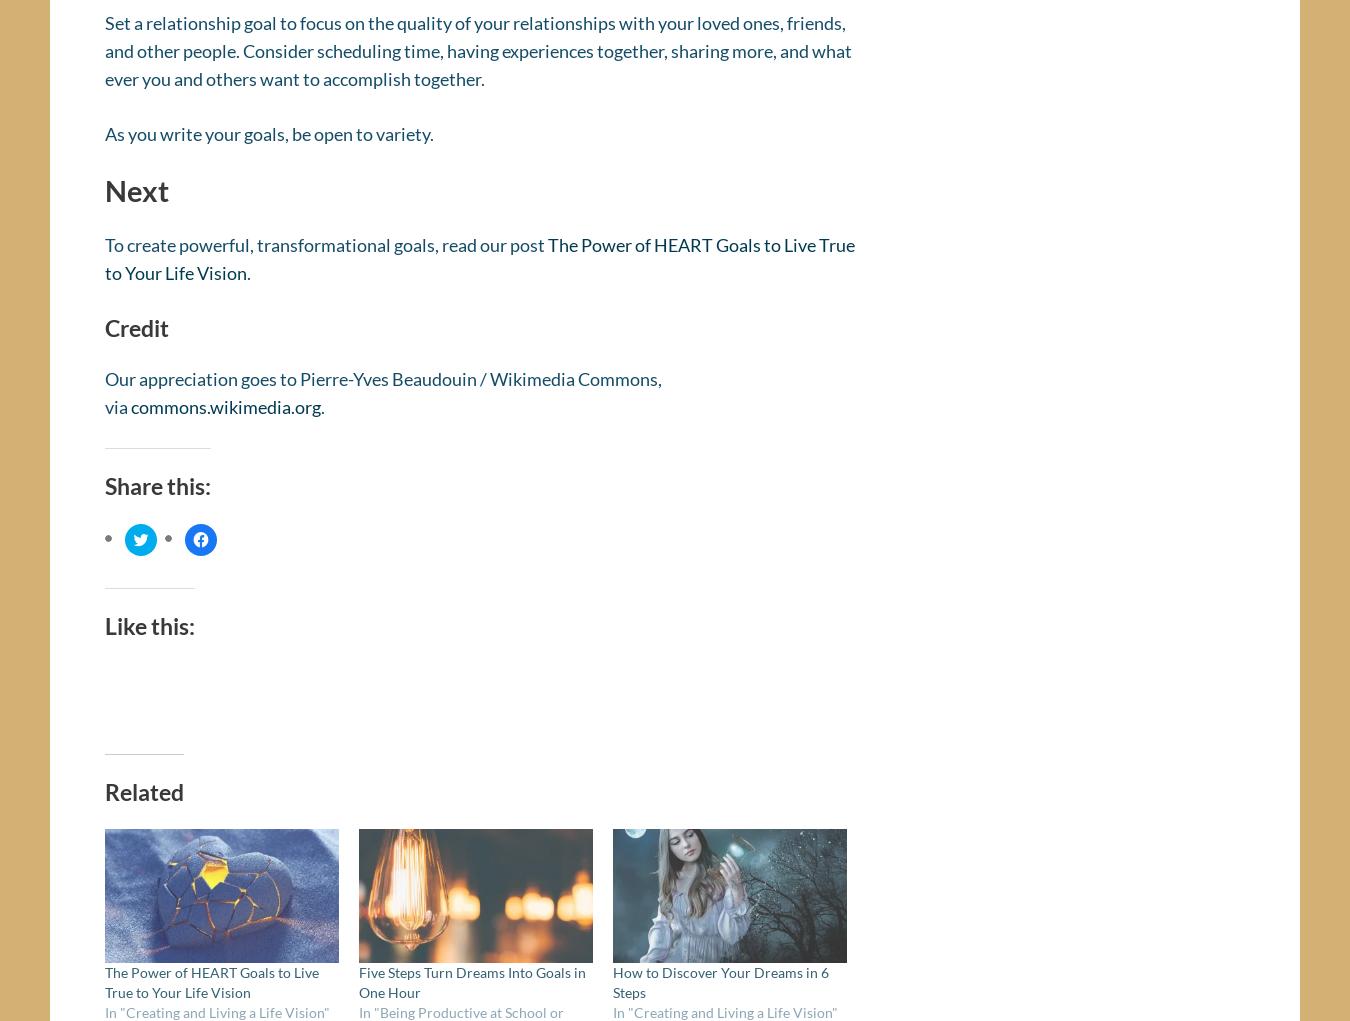 The height and width of the screenshot is (1021, 1350). I want to click on 'To create powerful, transformational goals, read our post', so click(325, 249).